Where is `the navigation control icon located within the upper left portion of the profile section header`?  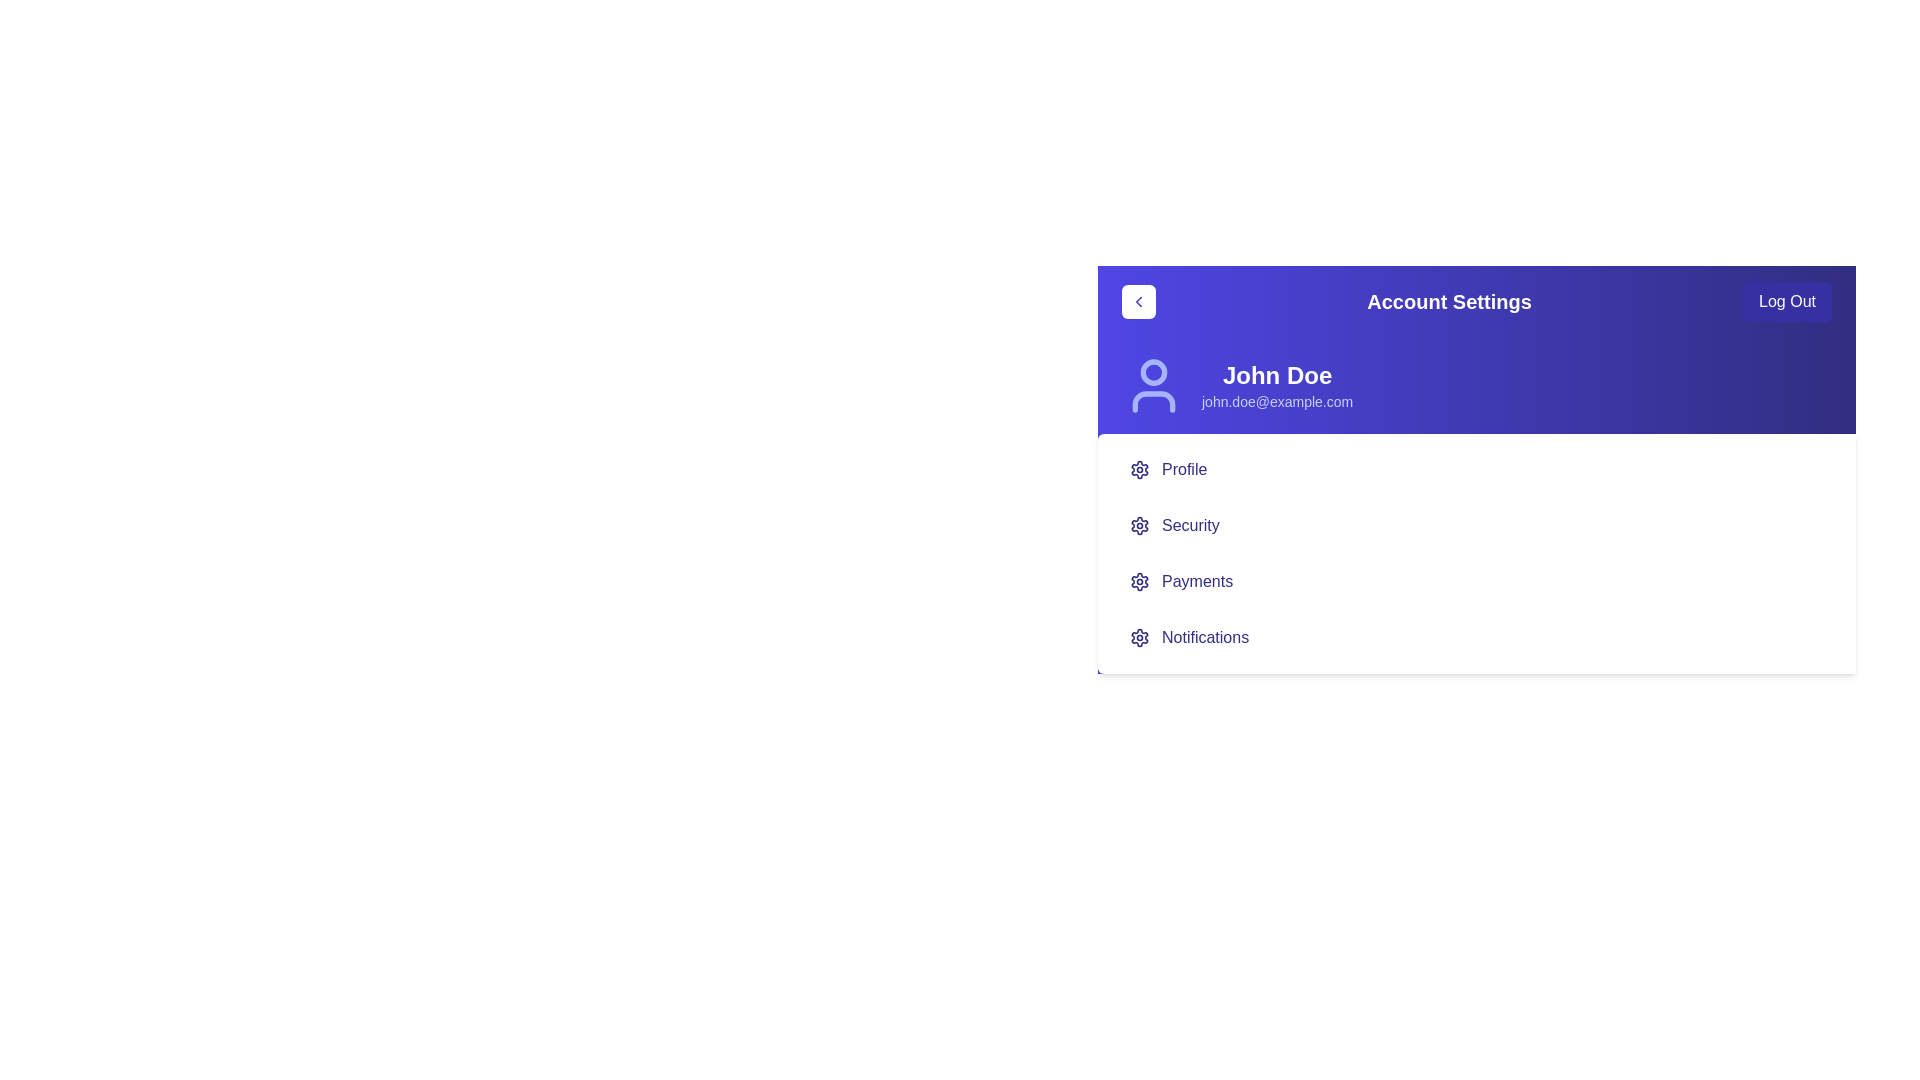 the navigation control icon located within the upper left portion of the profile section header is located at coordinates (1138, 301).